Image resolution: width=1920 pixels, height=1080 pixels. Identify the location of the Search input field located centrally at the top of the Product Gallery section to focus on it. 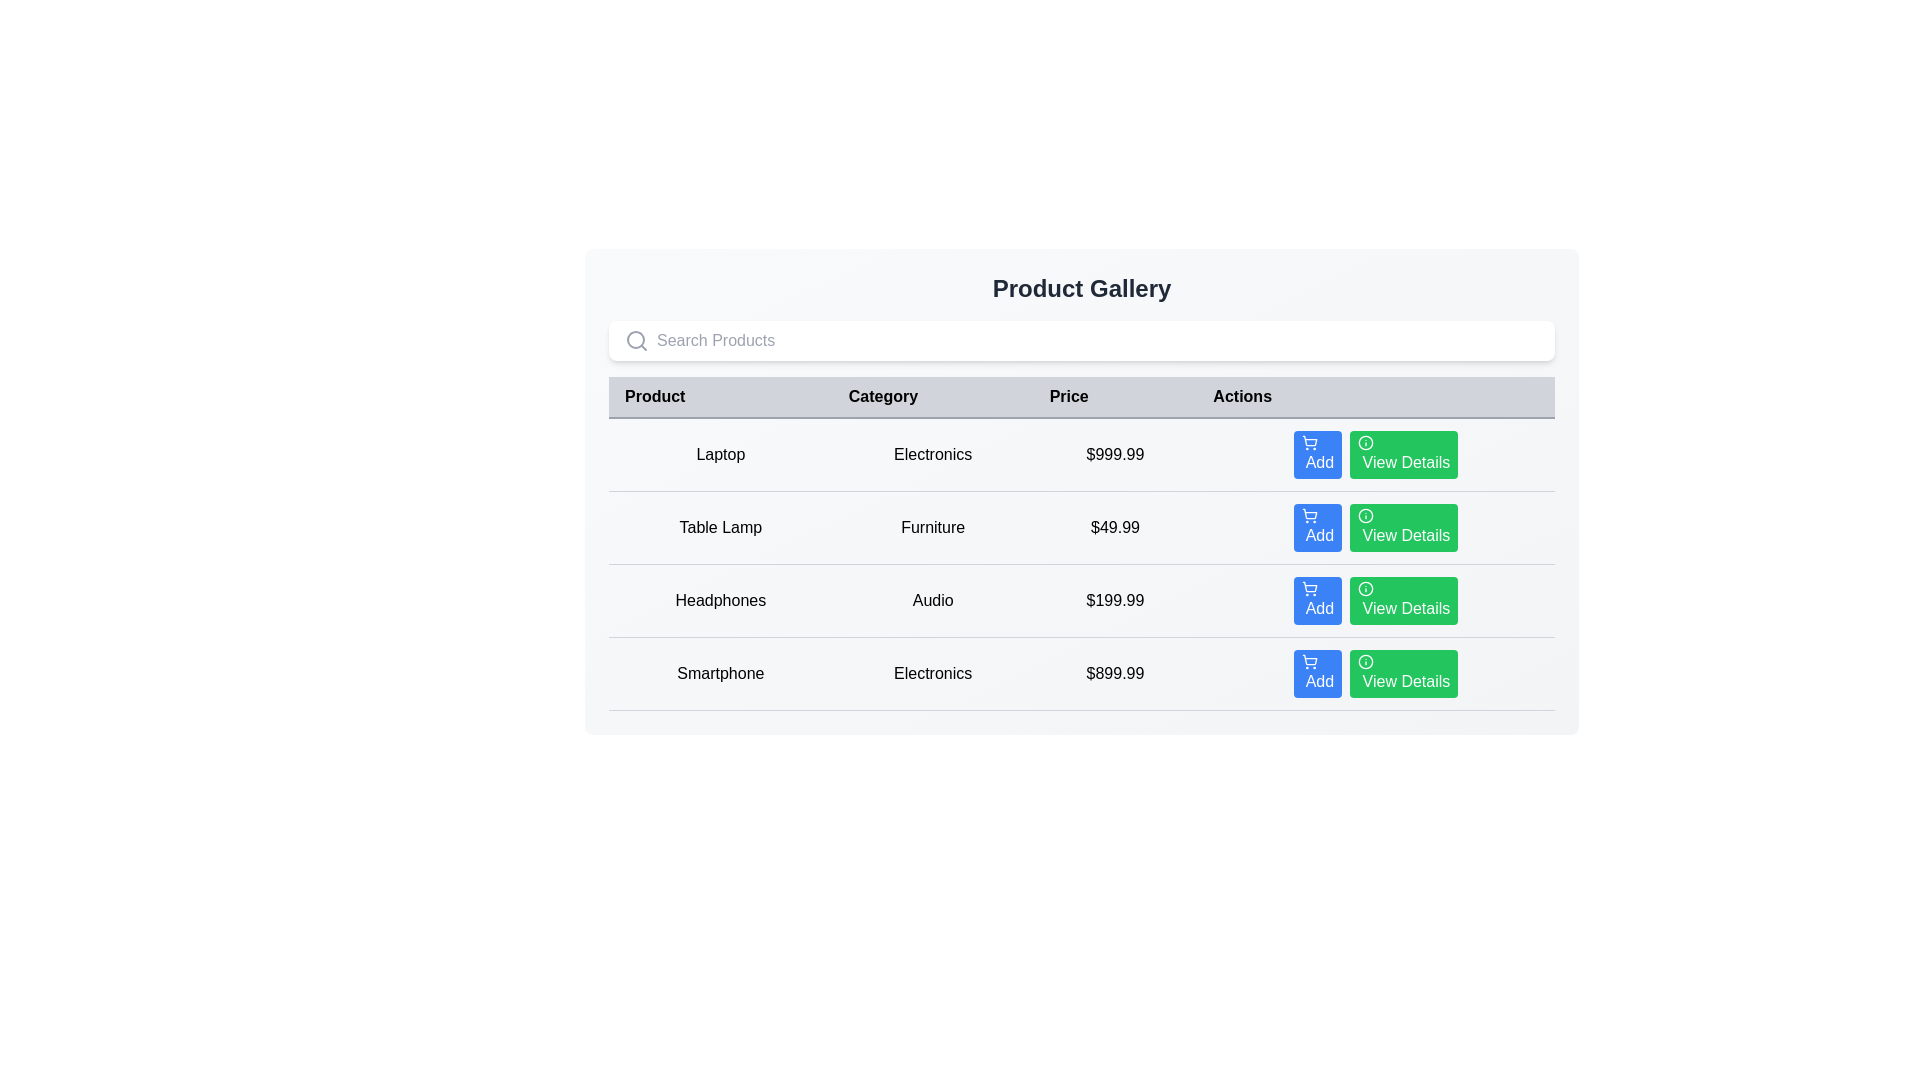
(1080, 339).